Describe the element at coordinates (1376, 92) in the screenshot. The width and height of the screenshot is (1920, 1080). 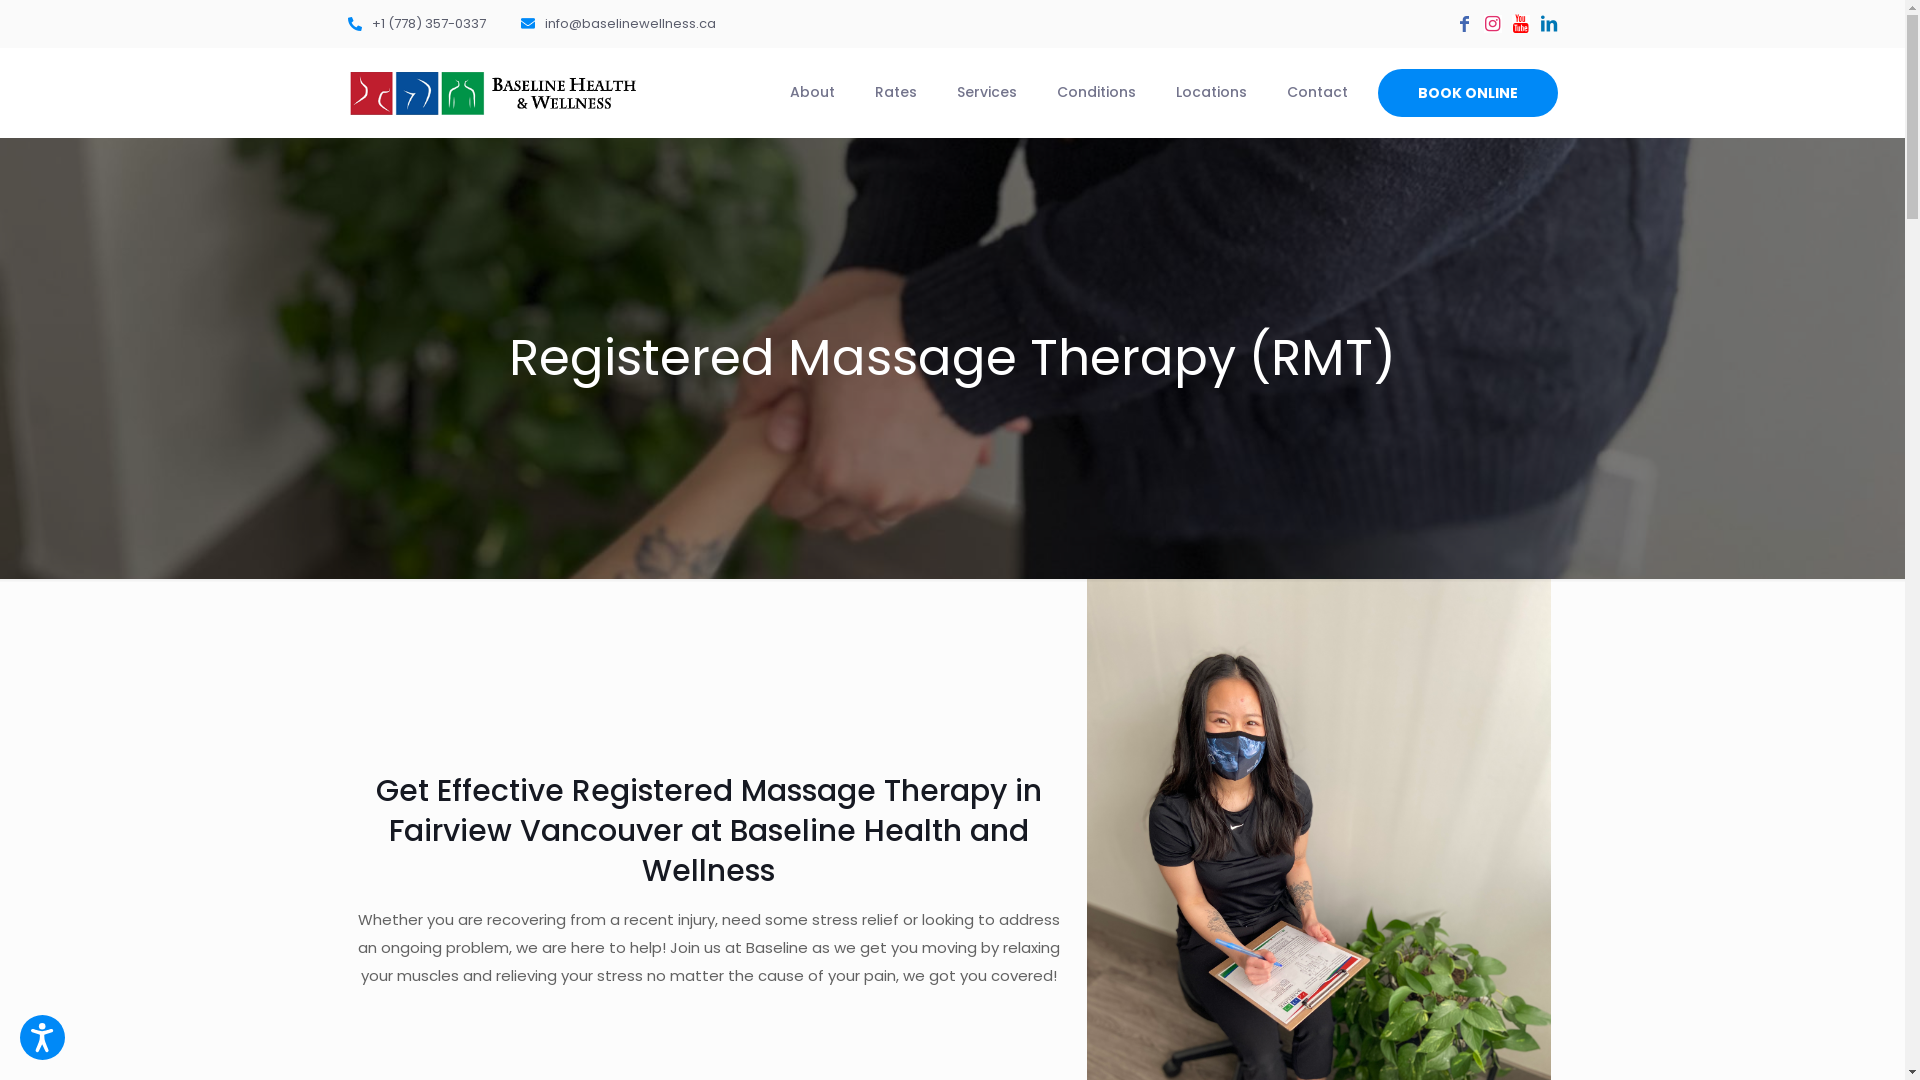
I see `'BOOK ONLINE'` at that location.